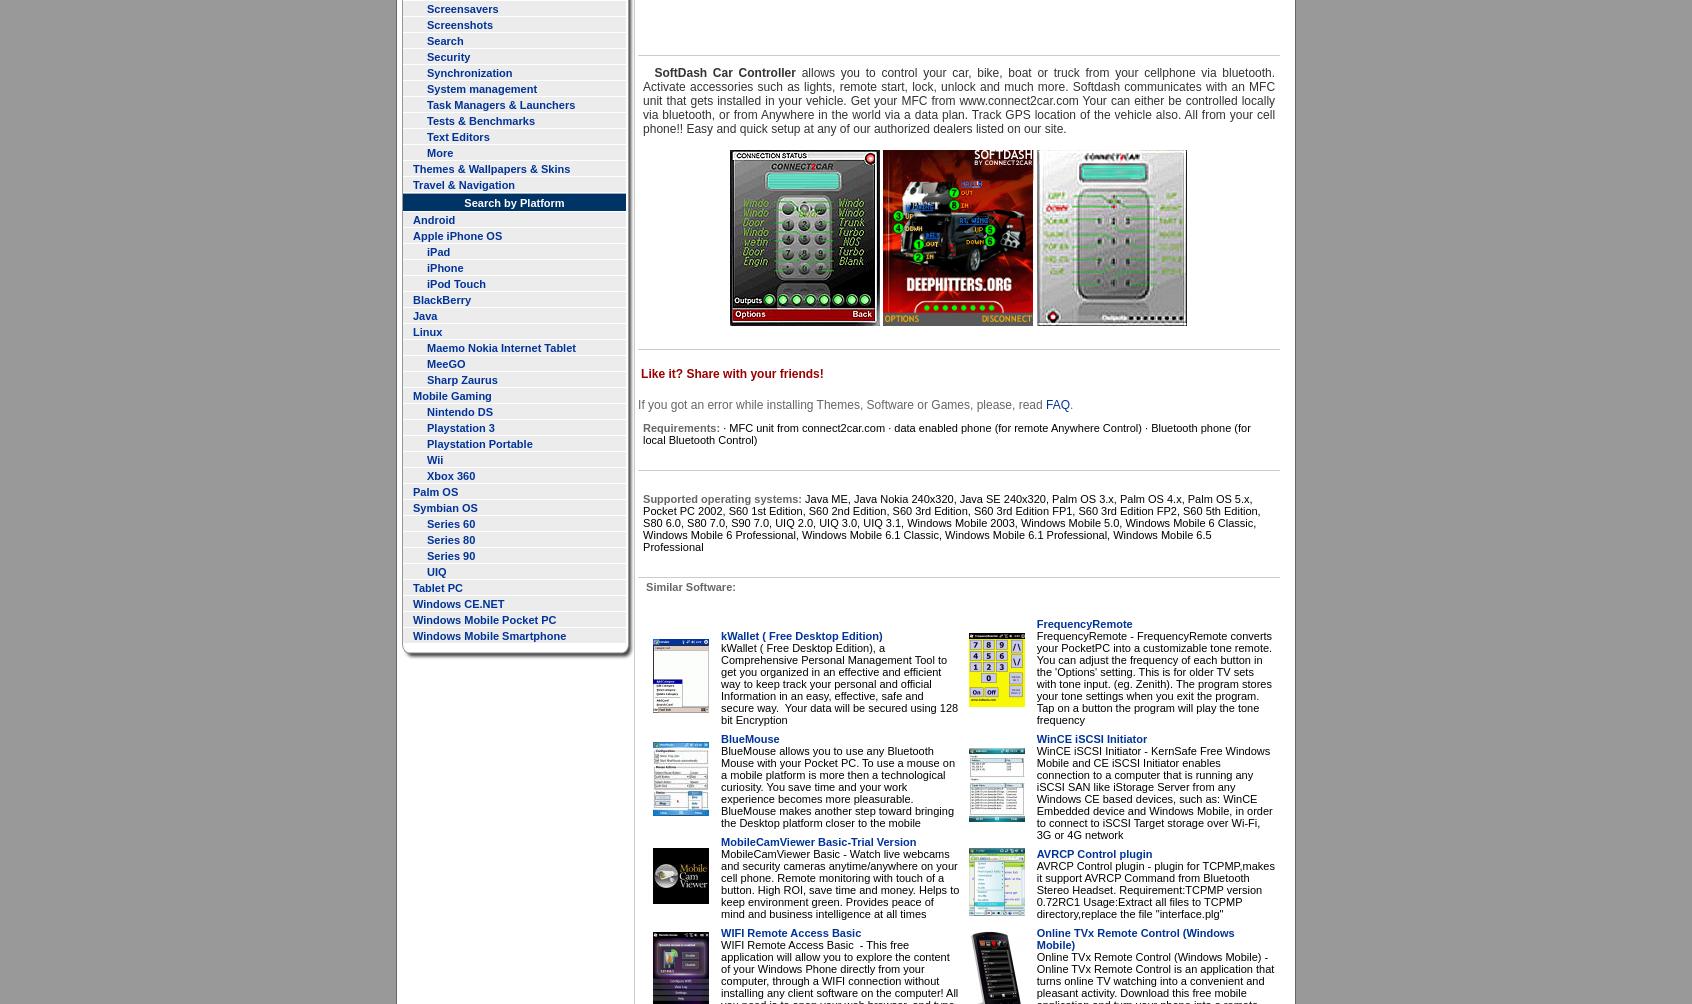 This screenshot has height=1004, width=1692. Describe the element at coordinates (449, 473) in the screenshot. I see `'Xbox 360'` at that location.